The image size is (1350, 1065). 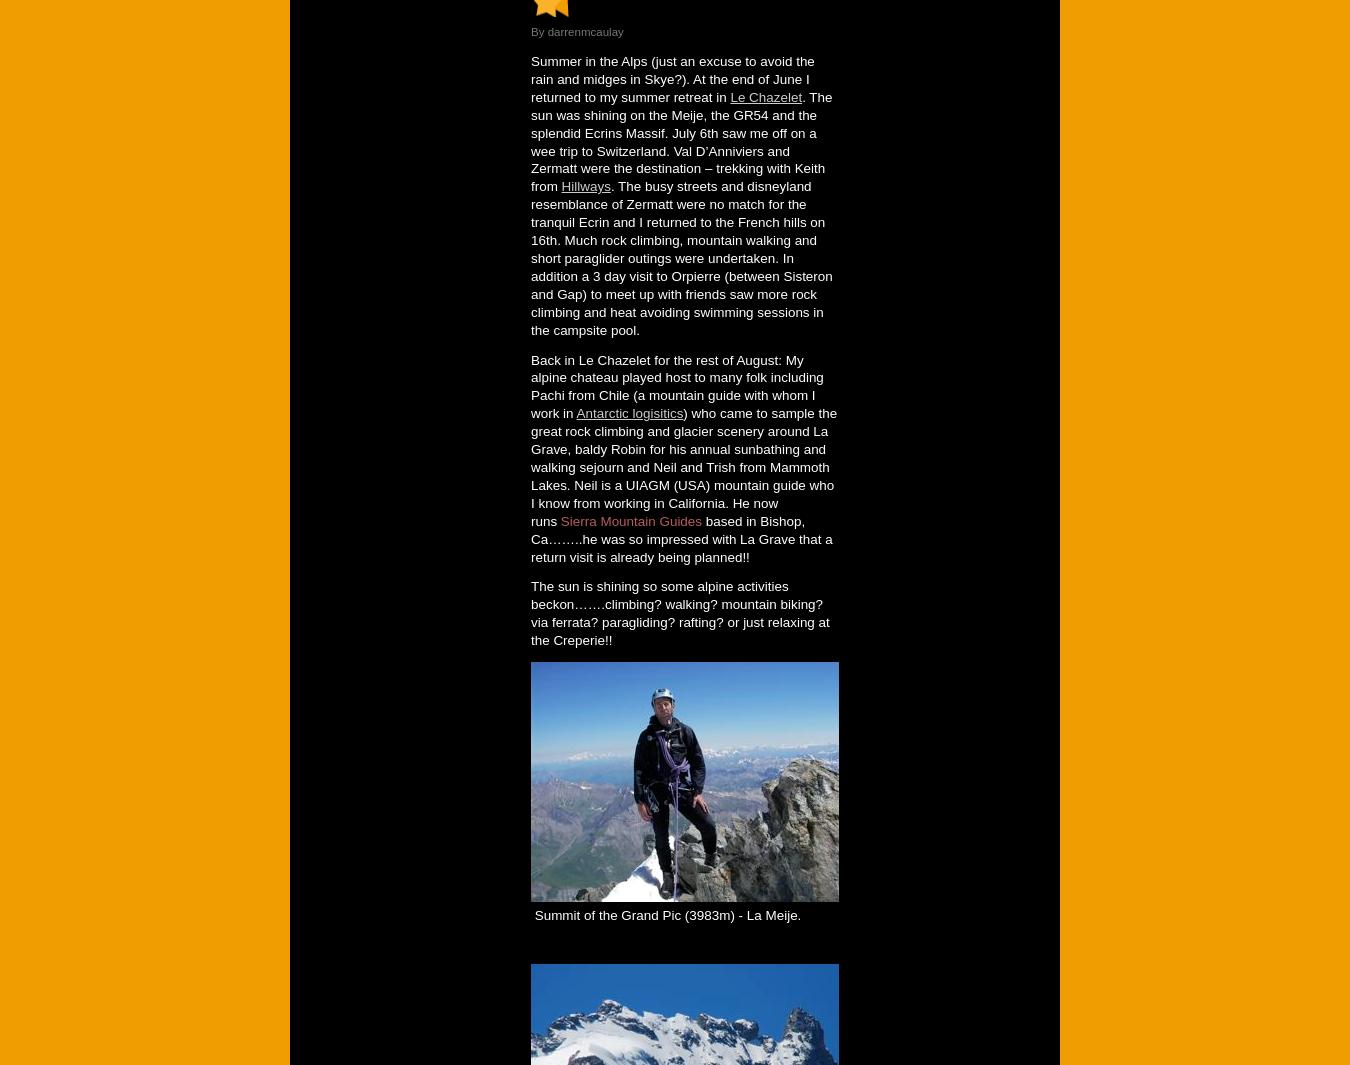 I want to click on 'Sierra Mountain Guides', so click(x=629, y=519).